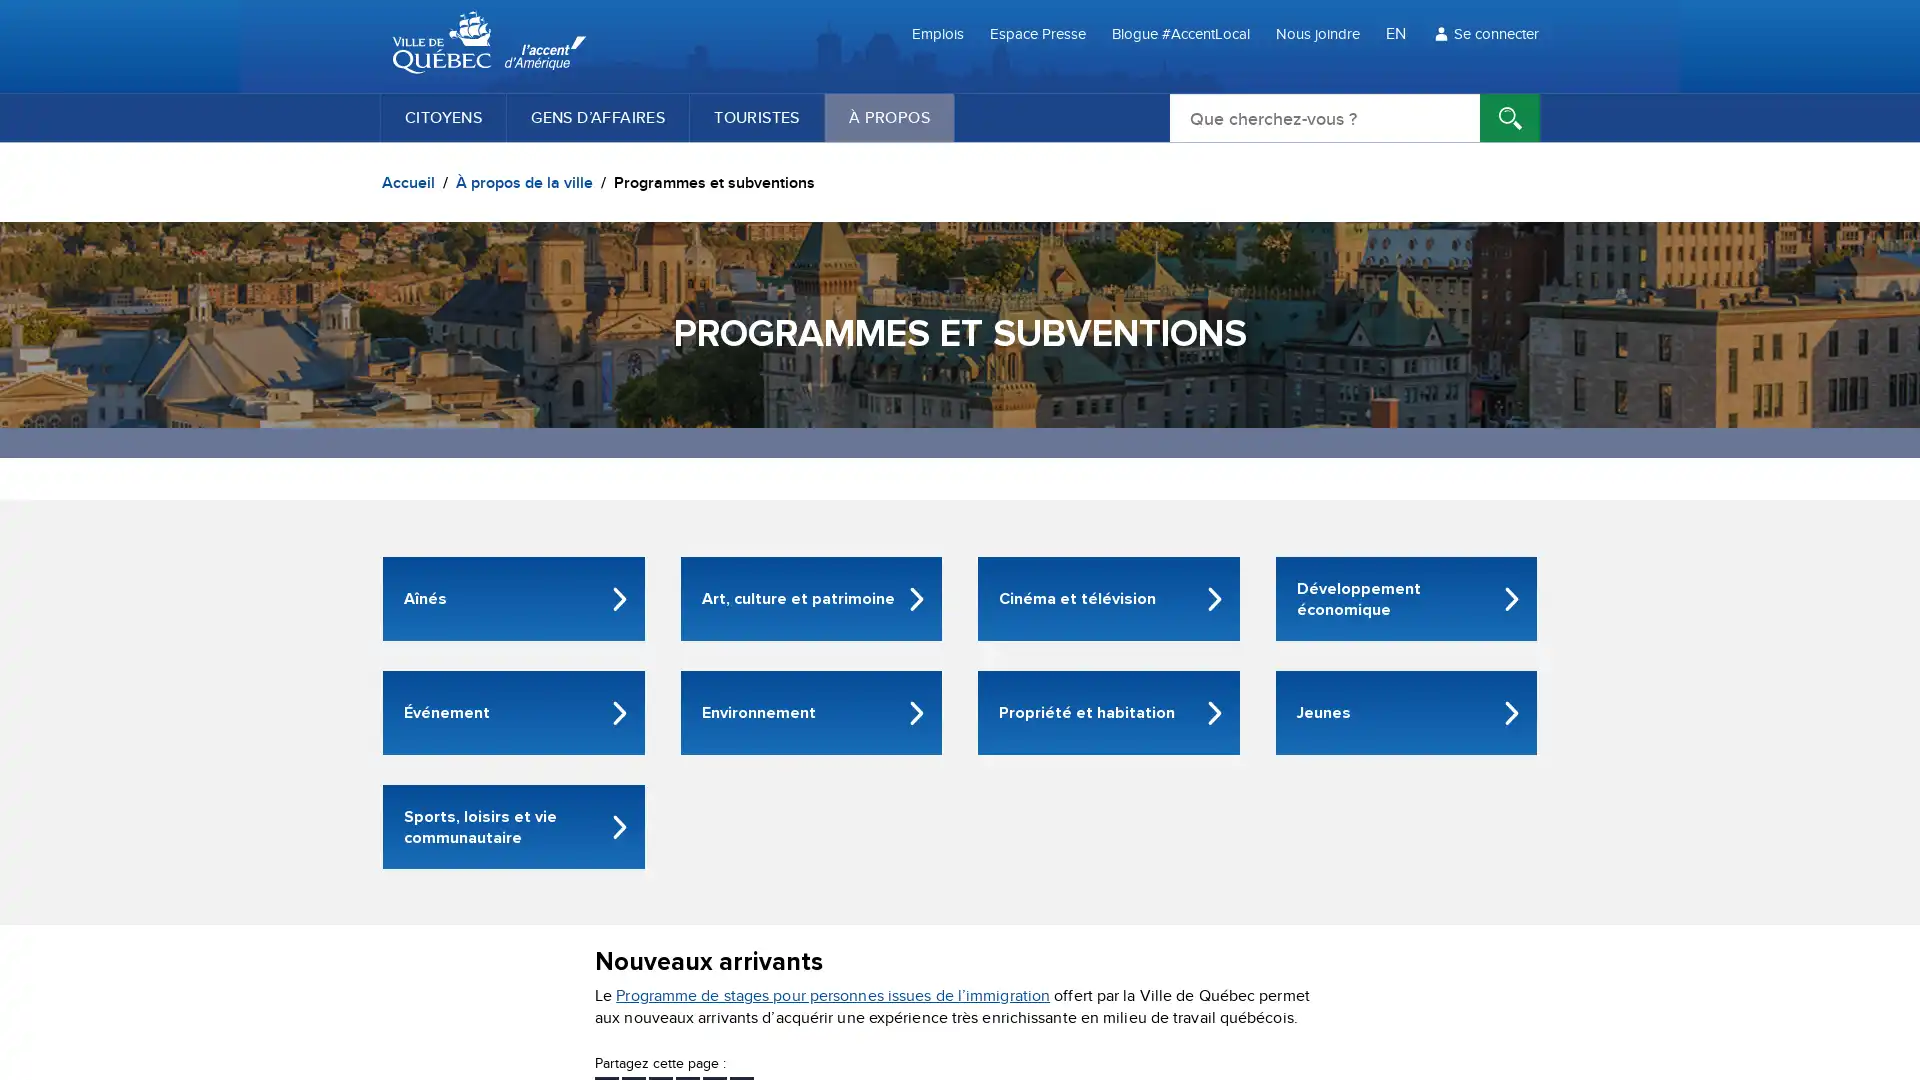  I want to click on Rechercher, so click(1510, 118).